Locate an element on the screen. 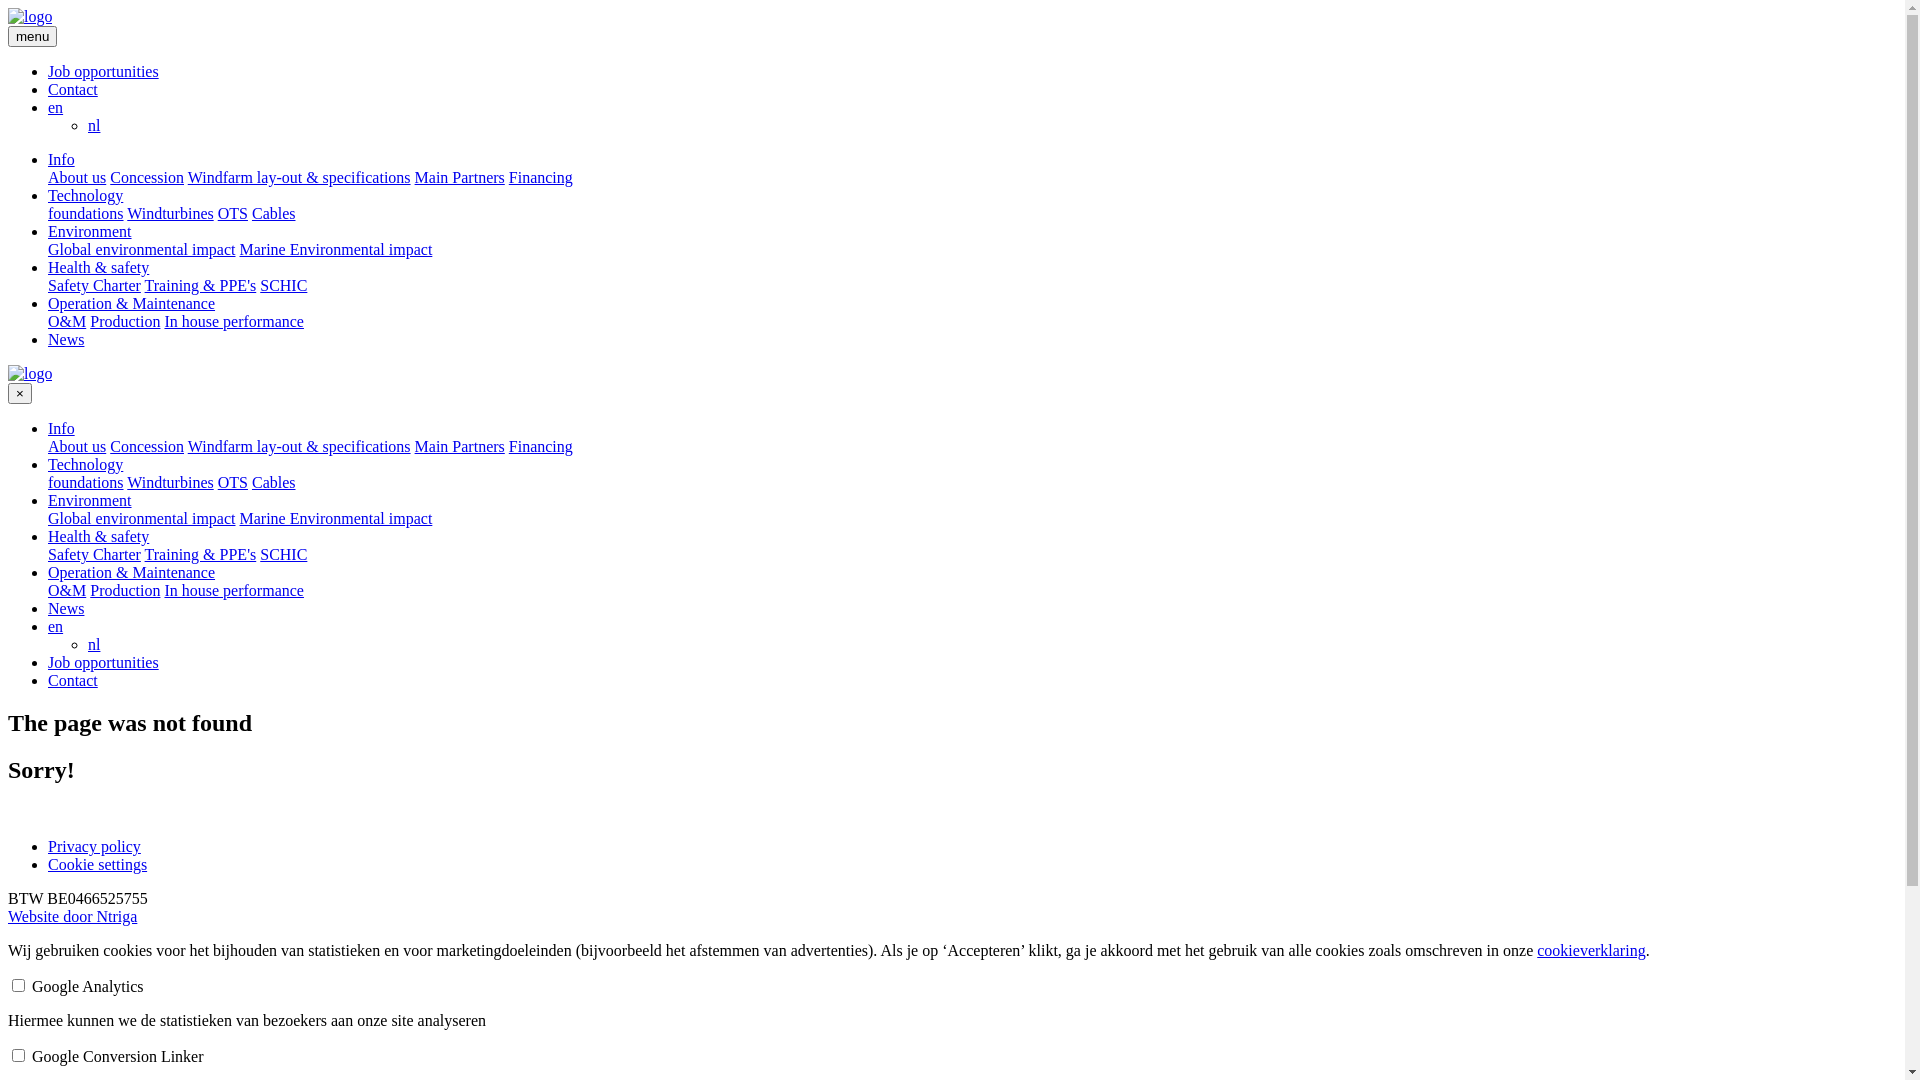  'Cookie settings' is located at coordinates (96, 863).